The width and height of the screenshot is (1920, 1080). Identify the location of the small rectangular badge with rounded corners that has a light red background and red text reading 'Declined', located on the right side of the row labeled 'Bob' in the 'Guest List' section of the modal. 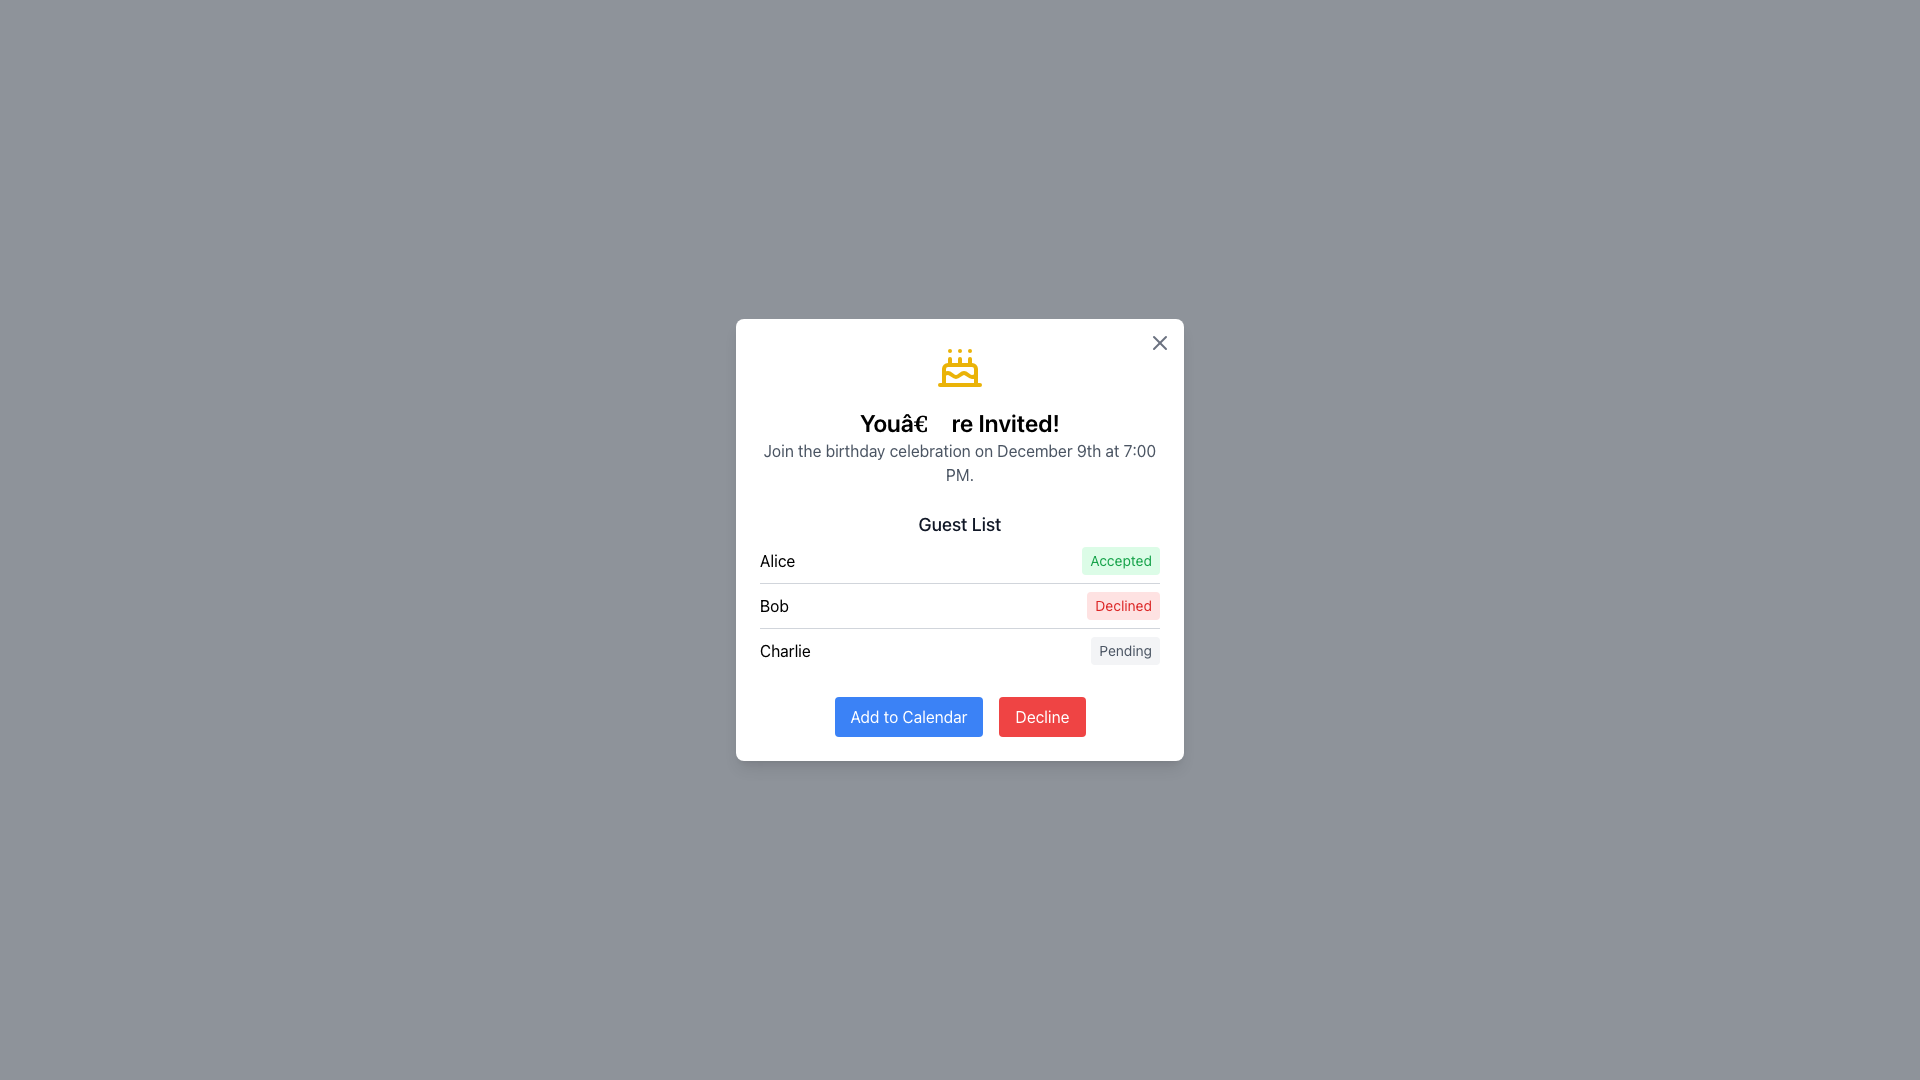
(1123, 604).